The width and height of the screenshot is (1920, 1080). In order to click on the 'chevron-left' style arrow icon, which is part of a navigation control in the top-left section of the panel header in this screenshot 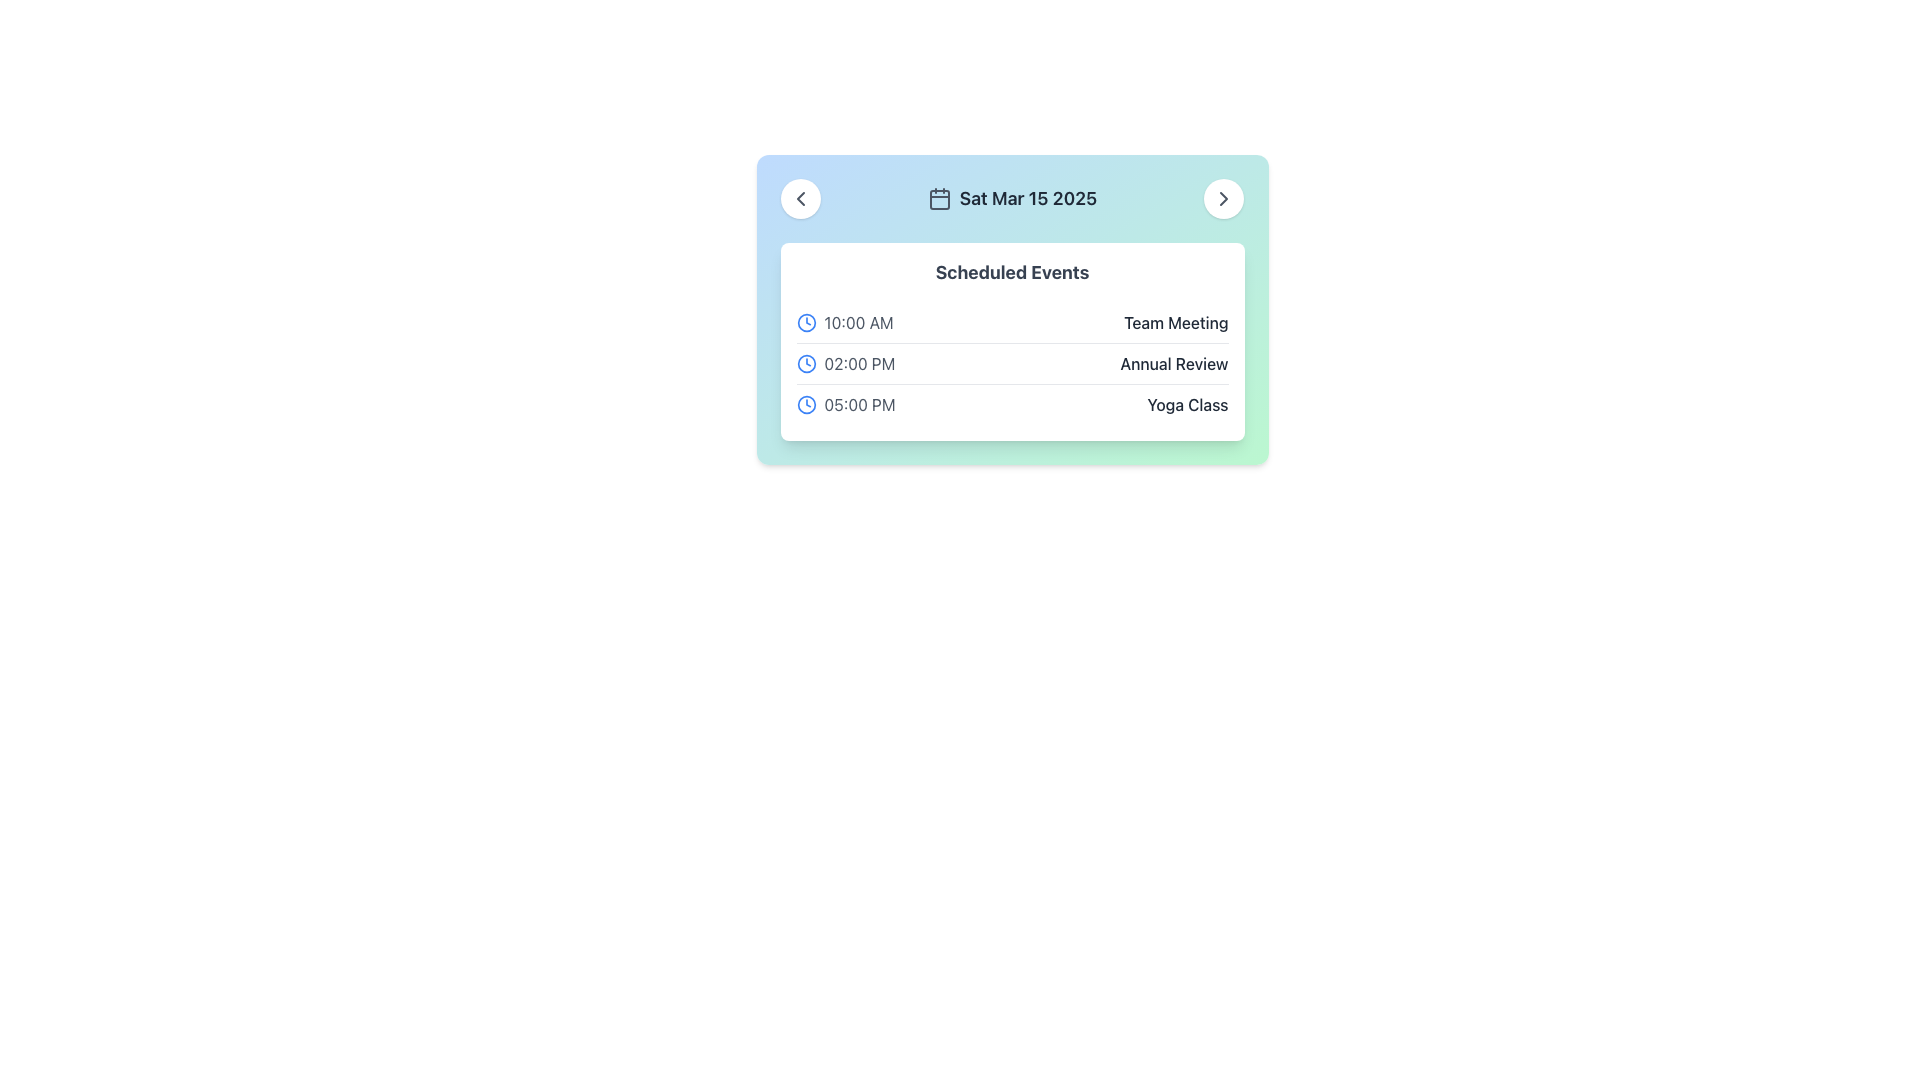, I will do `click(800, 199)`.